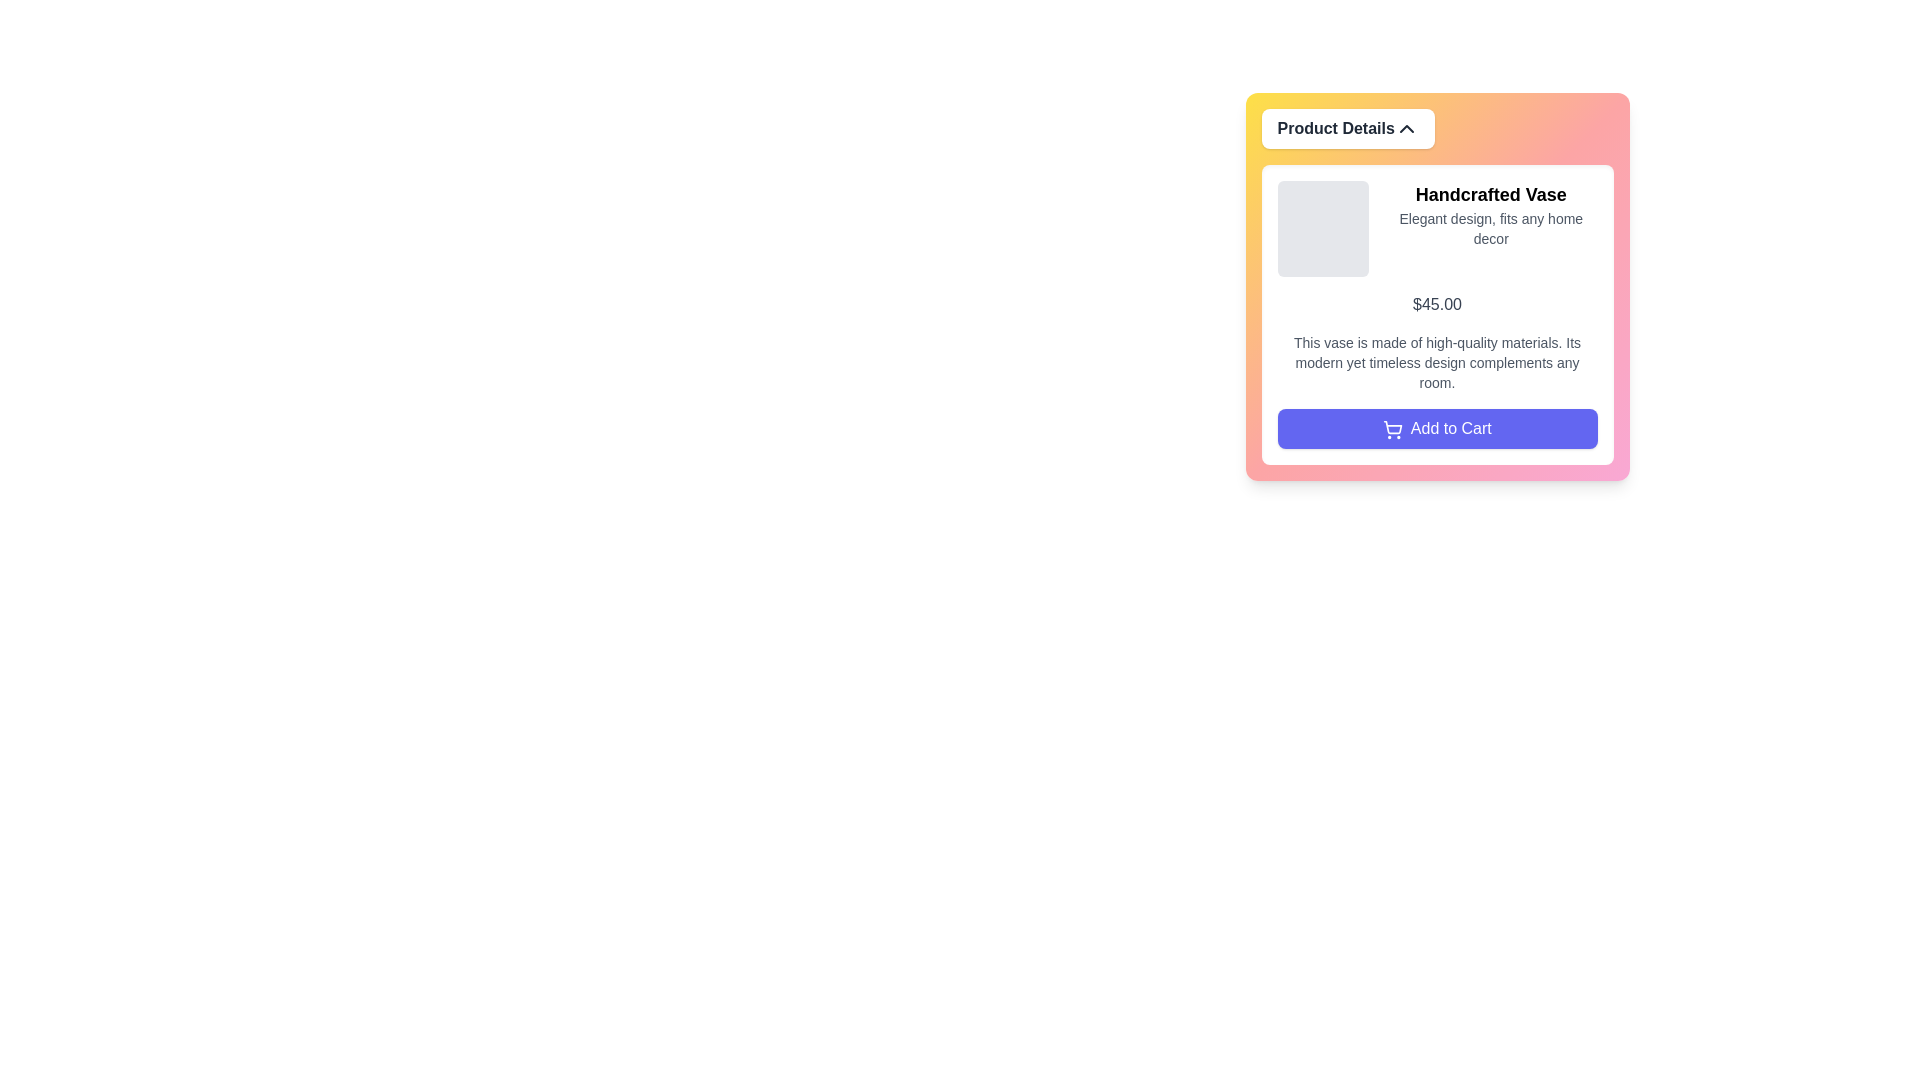  I want to click on the indigo-blue 'Add to Cart' button with a shopping cart icon, so click(1436, 427).